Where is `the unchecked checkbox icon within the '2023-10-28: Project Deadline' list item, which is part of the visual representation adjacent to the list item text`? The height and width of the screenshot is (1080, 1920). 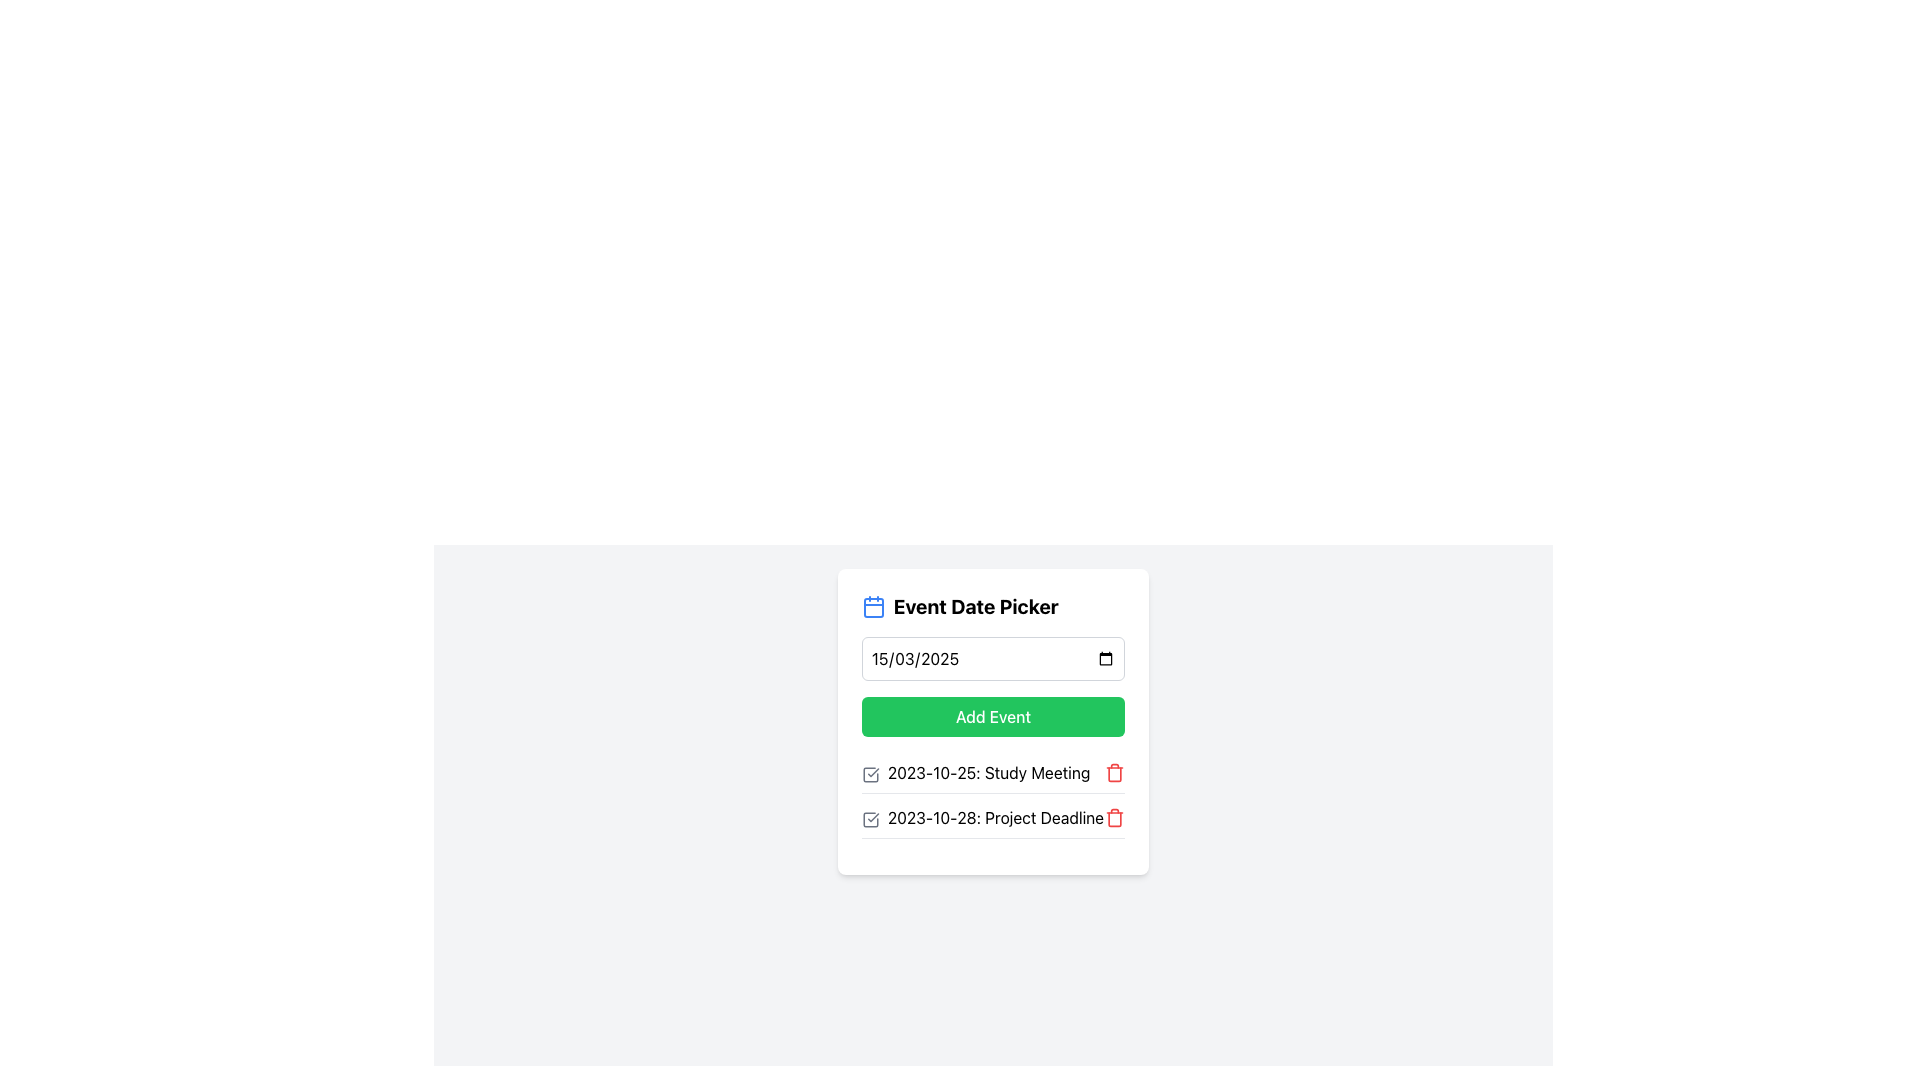
the unchecked checkbox icon within the '2023-10-28: Project Deadline' list item, which is part of the visual representation adjacent to the list item text is located at coordinates (870, 819).